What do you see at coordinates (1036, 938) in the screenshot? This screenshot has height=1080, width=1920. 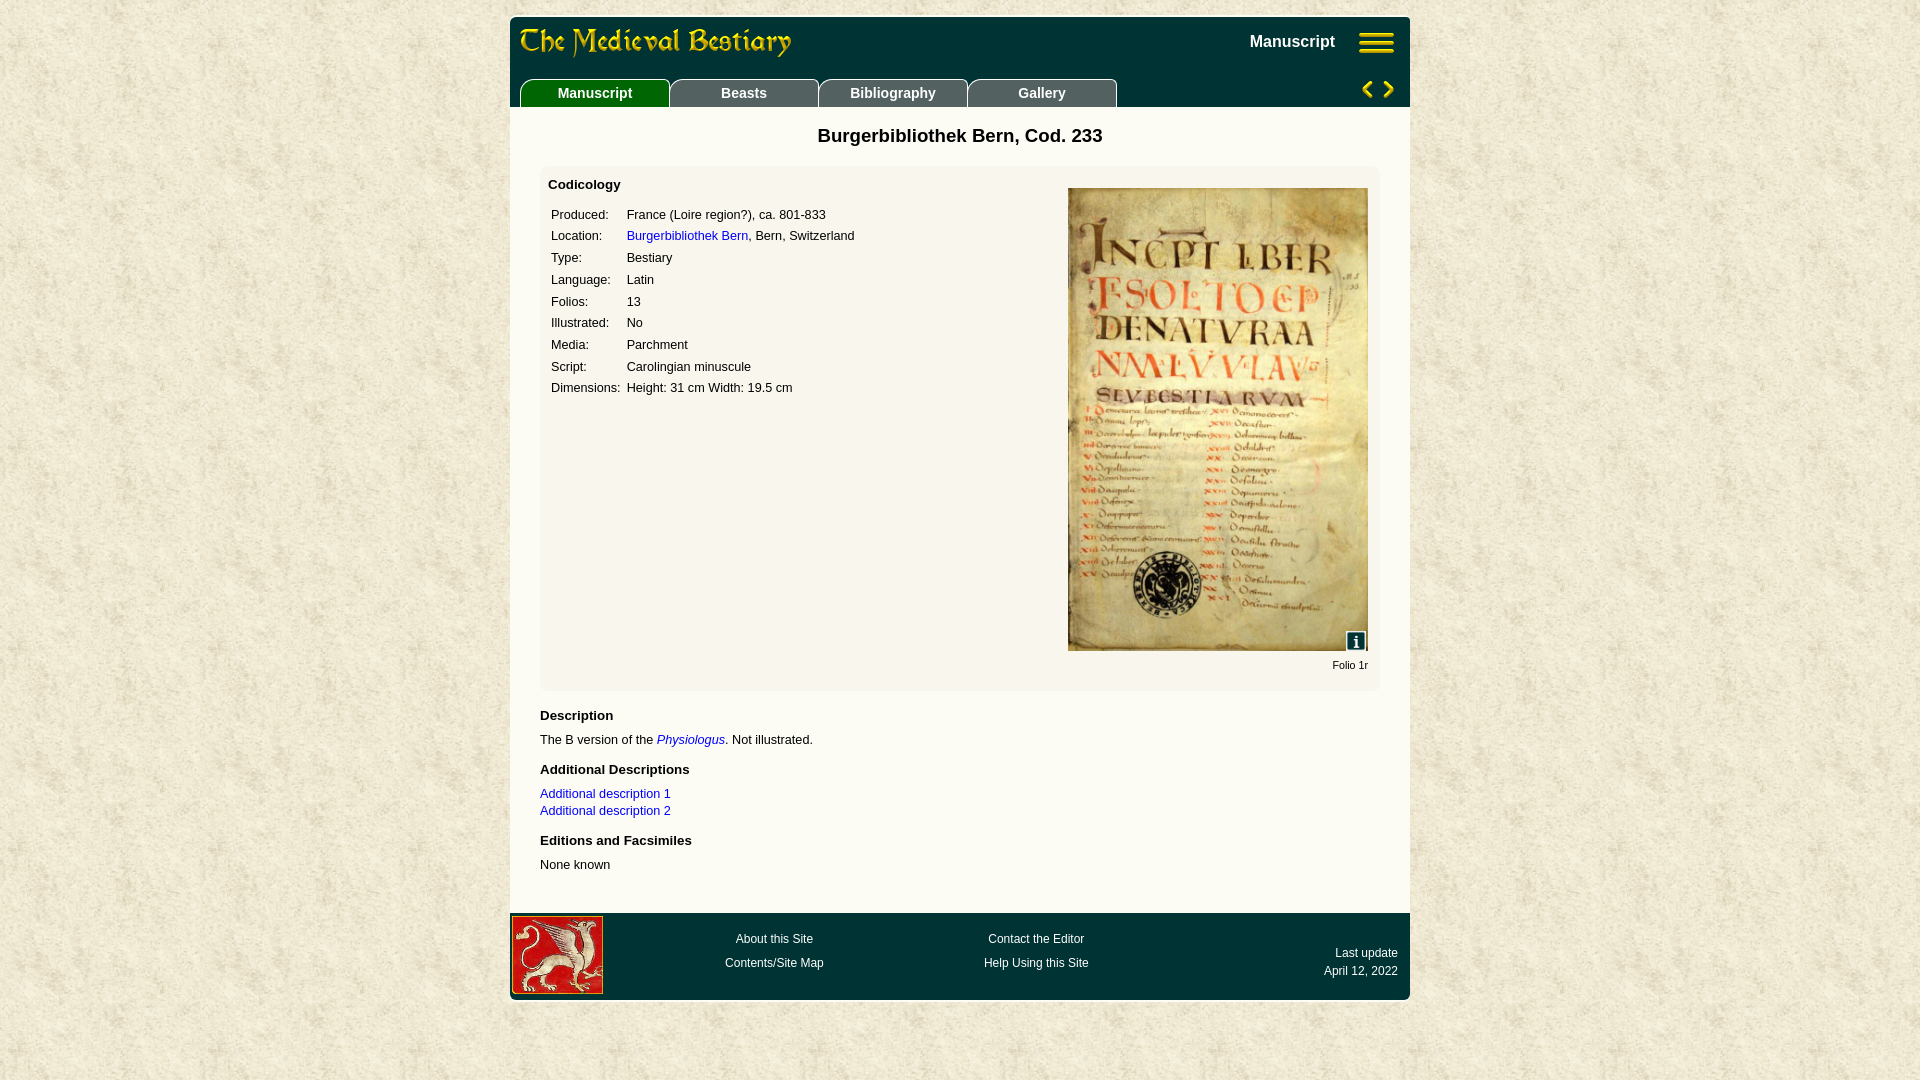 I see `'Contact the Editor'` at bounding box center [1036, 938].